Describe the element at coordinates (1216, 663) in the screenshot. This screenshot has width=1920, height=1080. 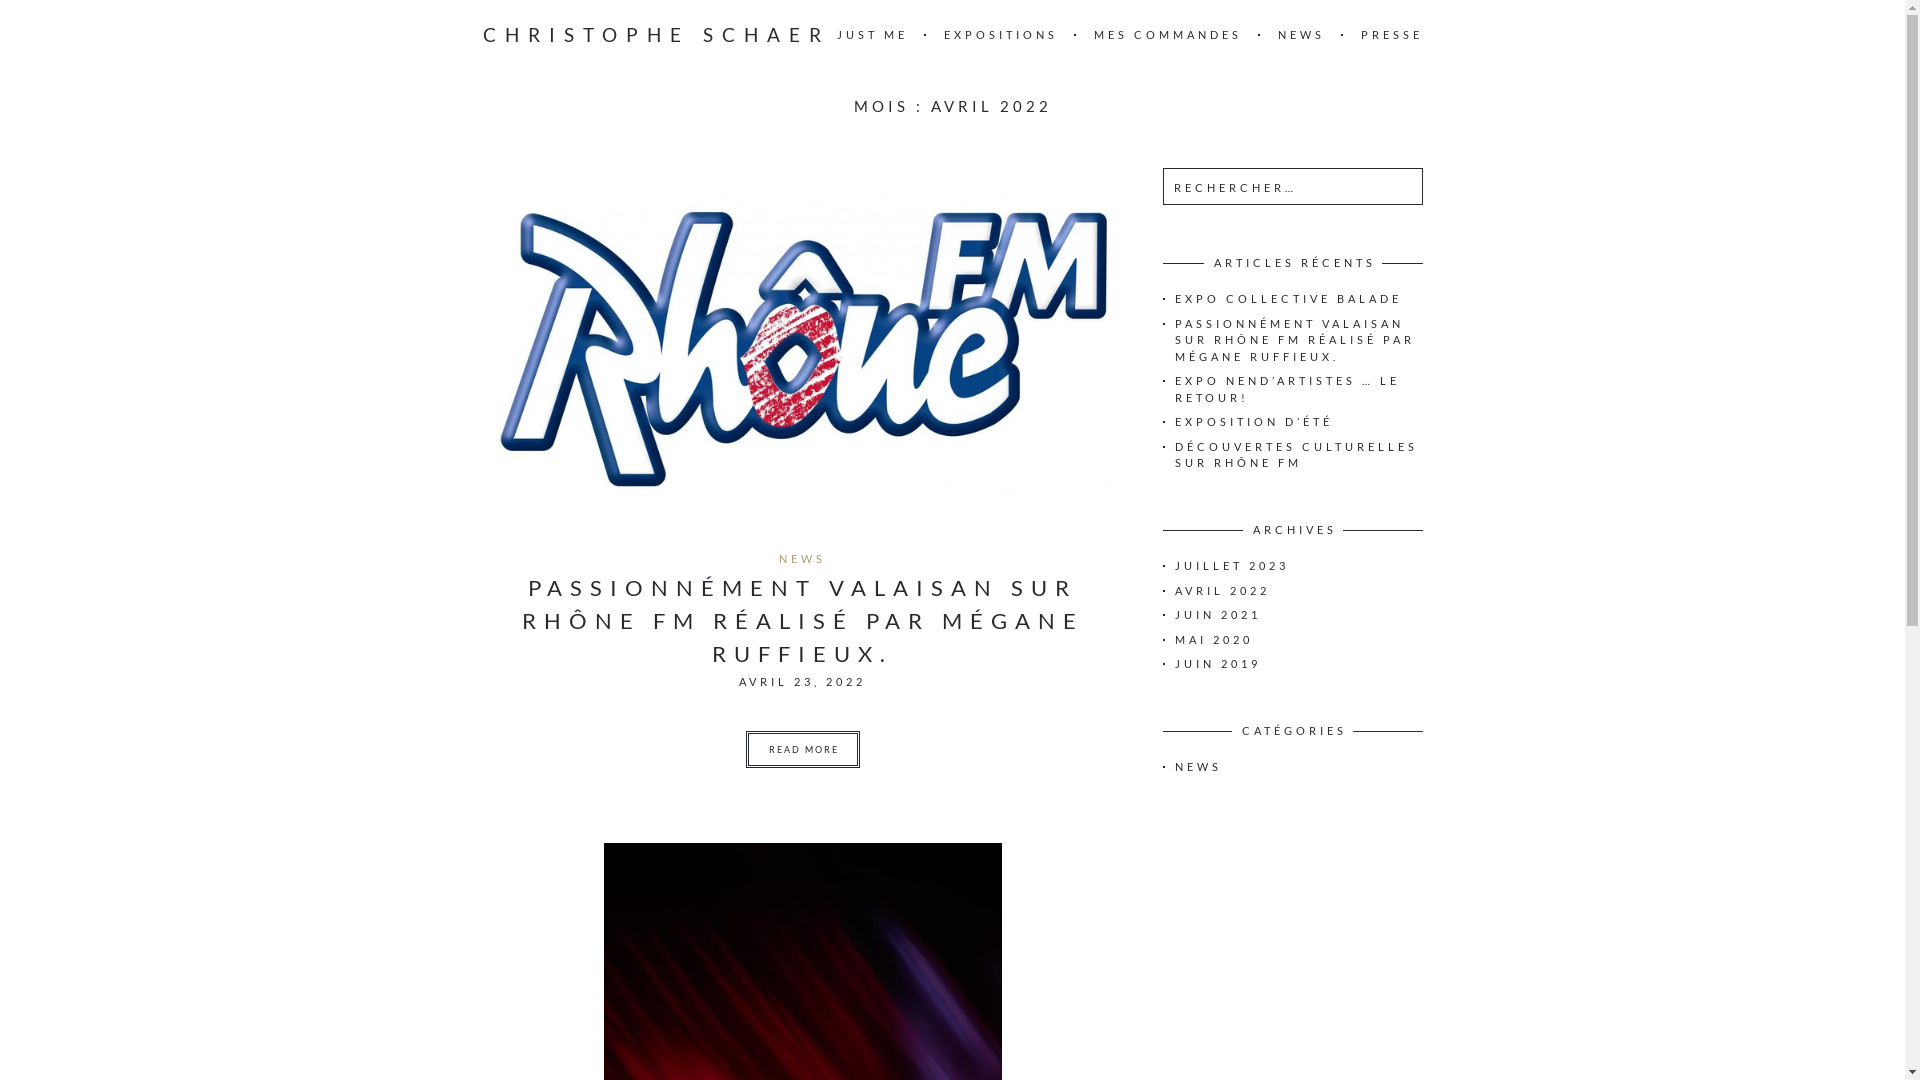
I see `'JUIN 2019'` at that location.